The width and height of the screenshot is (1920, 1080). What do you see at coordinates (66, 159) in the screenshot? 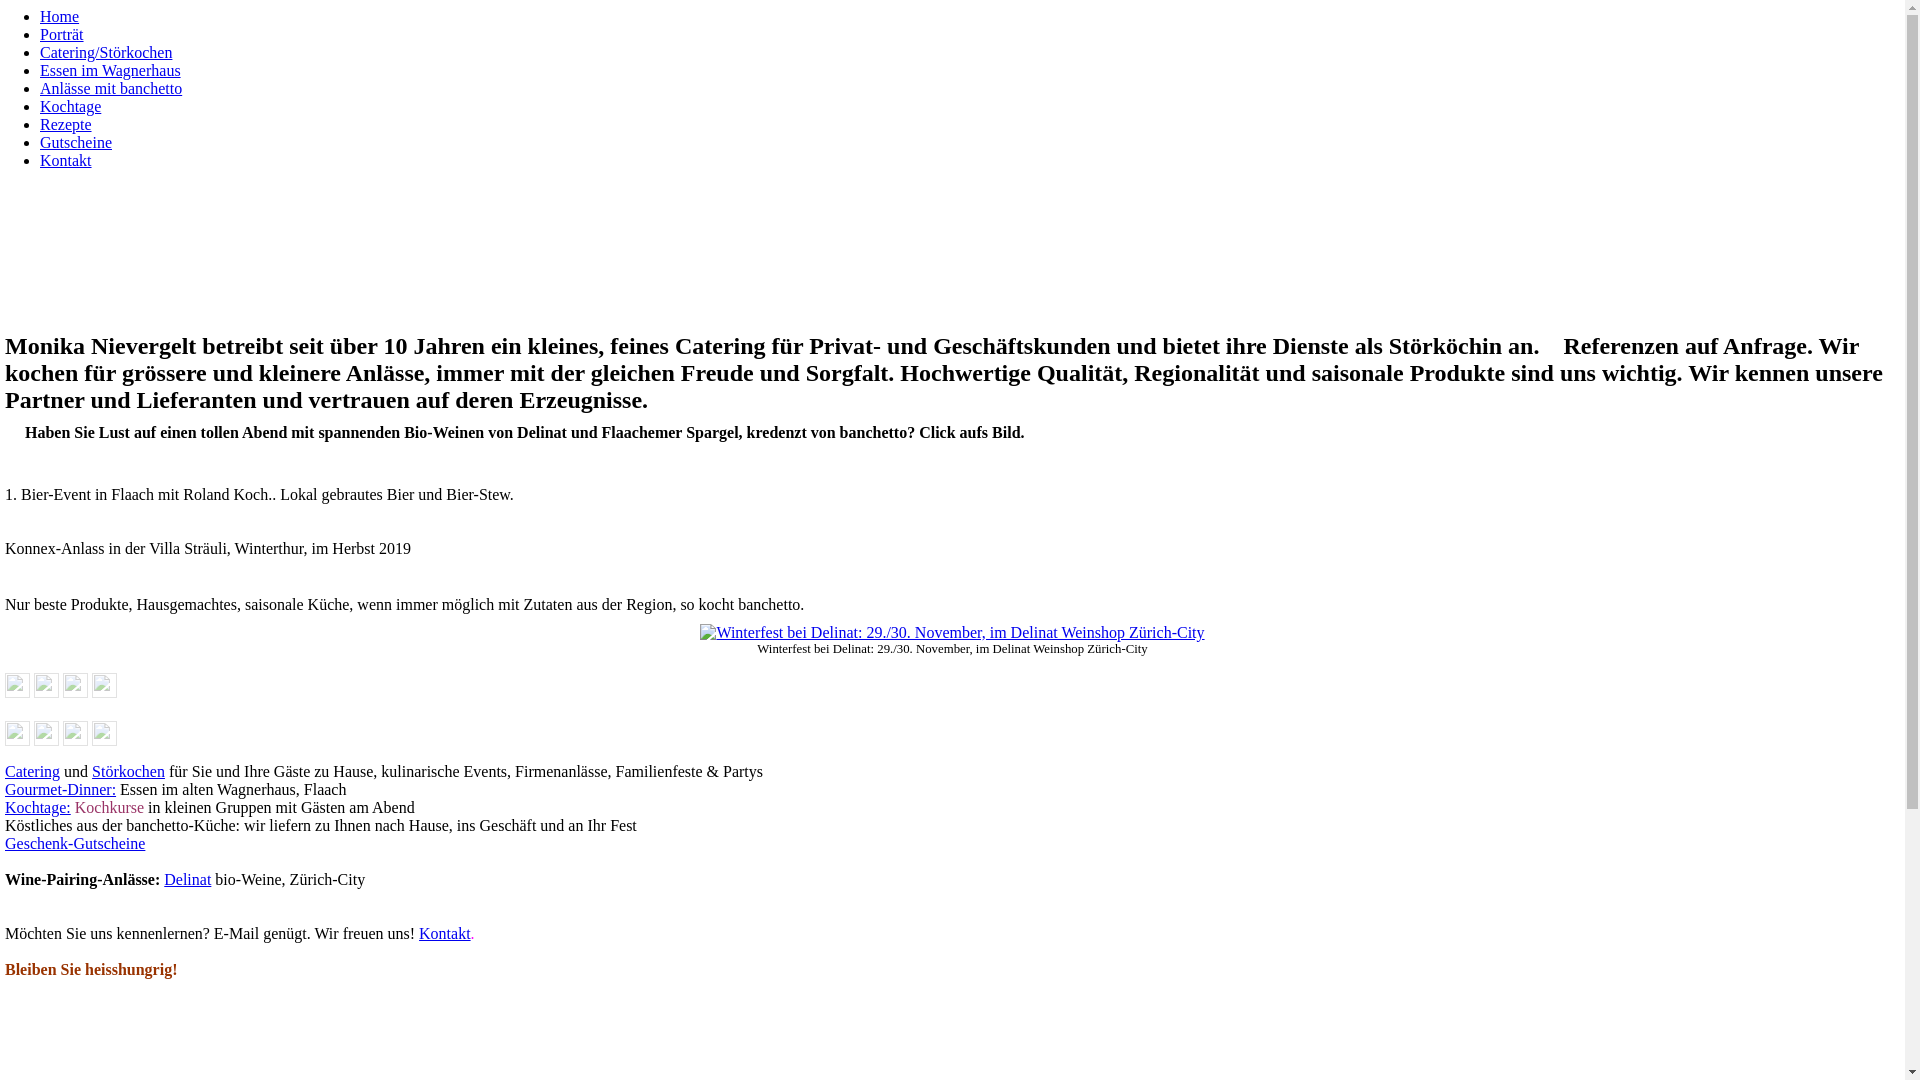
I see `'Kontakt'` at bounding box center [66, 159].